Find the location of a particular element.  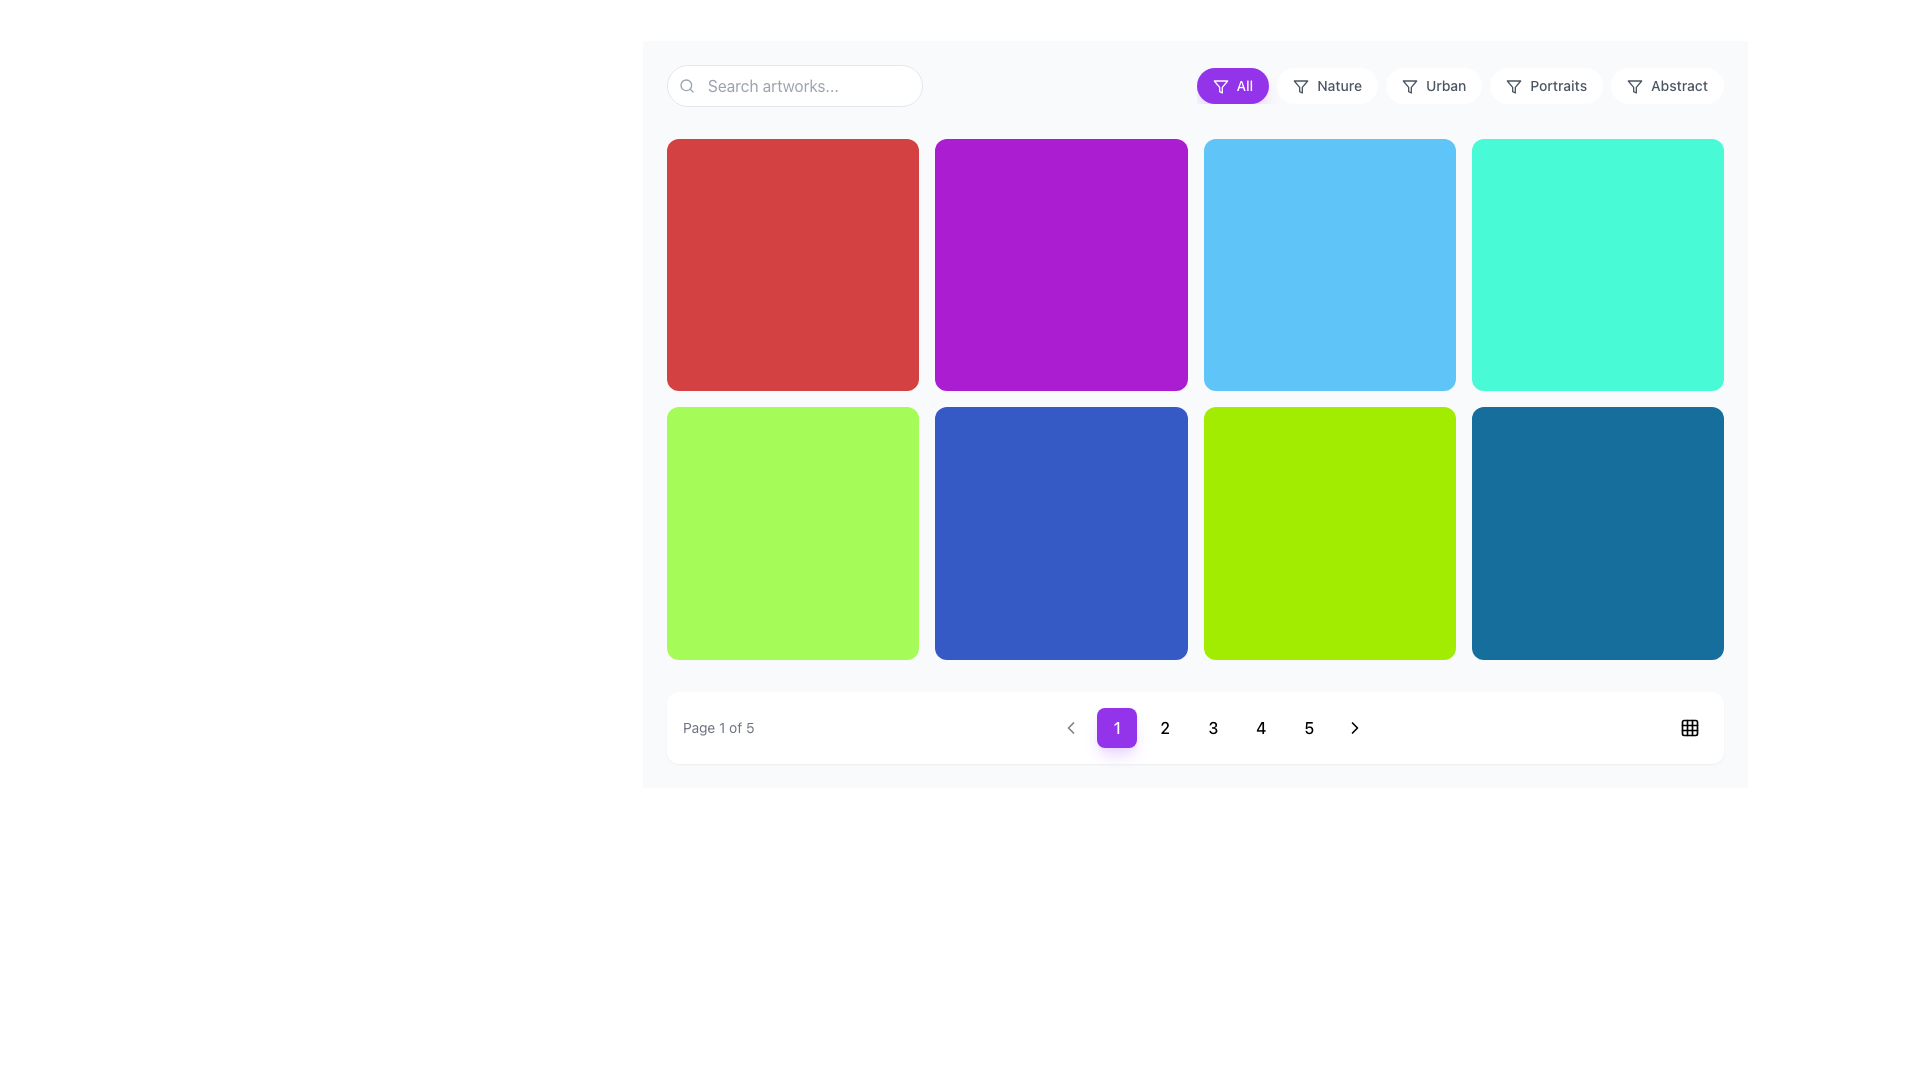

the toggle grid-view button located at the bottom-right corner of the pagination section to switch the display mode is located at coordinates (1688, 727).